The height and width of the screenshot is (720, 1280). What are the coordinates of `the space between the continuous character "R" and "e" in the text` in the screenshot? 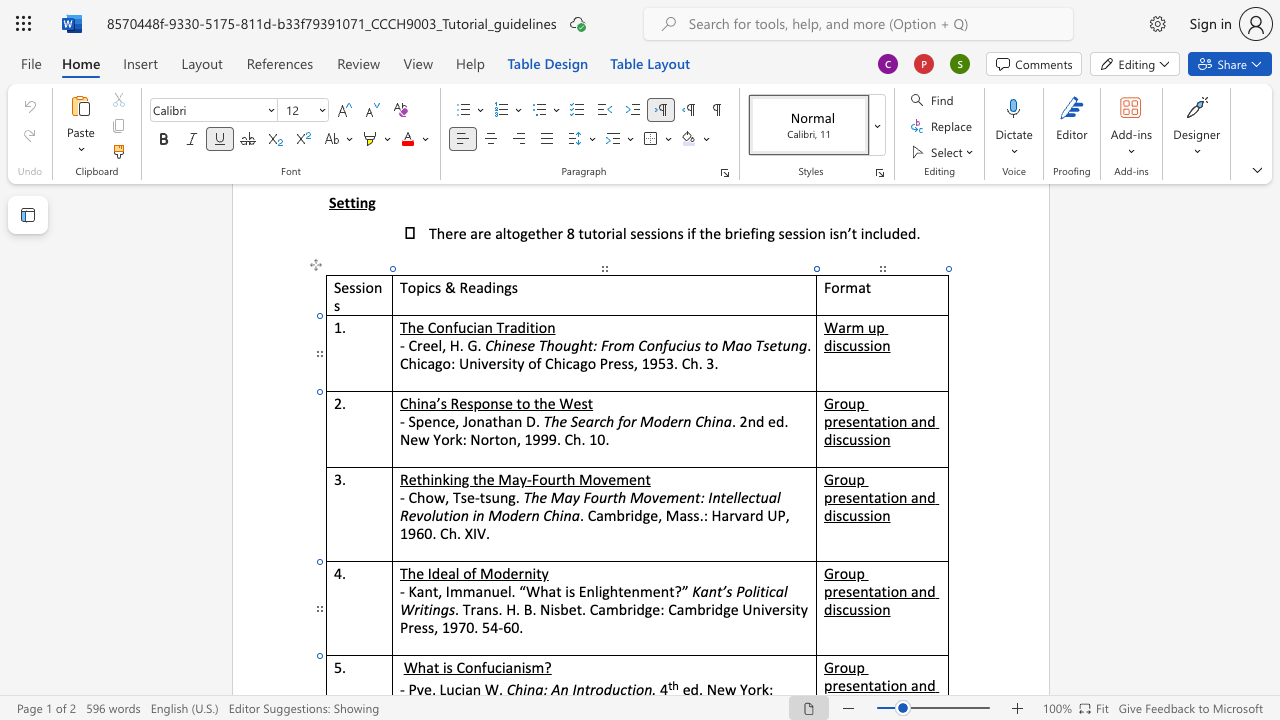 It's located at (458, 403).